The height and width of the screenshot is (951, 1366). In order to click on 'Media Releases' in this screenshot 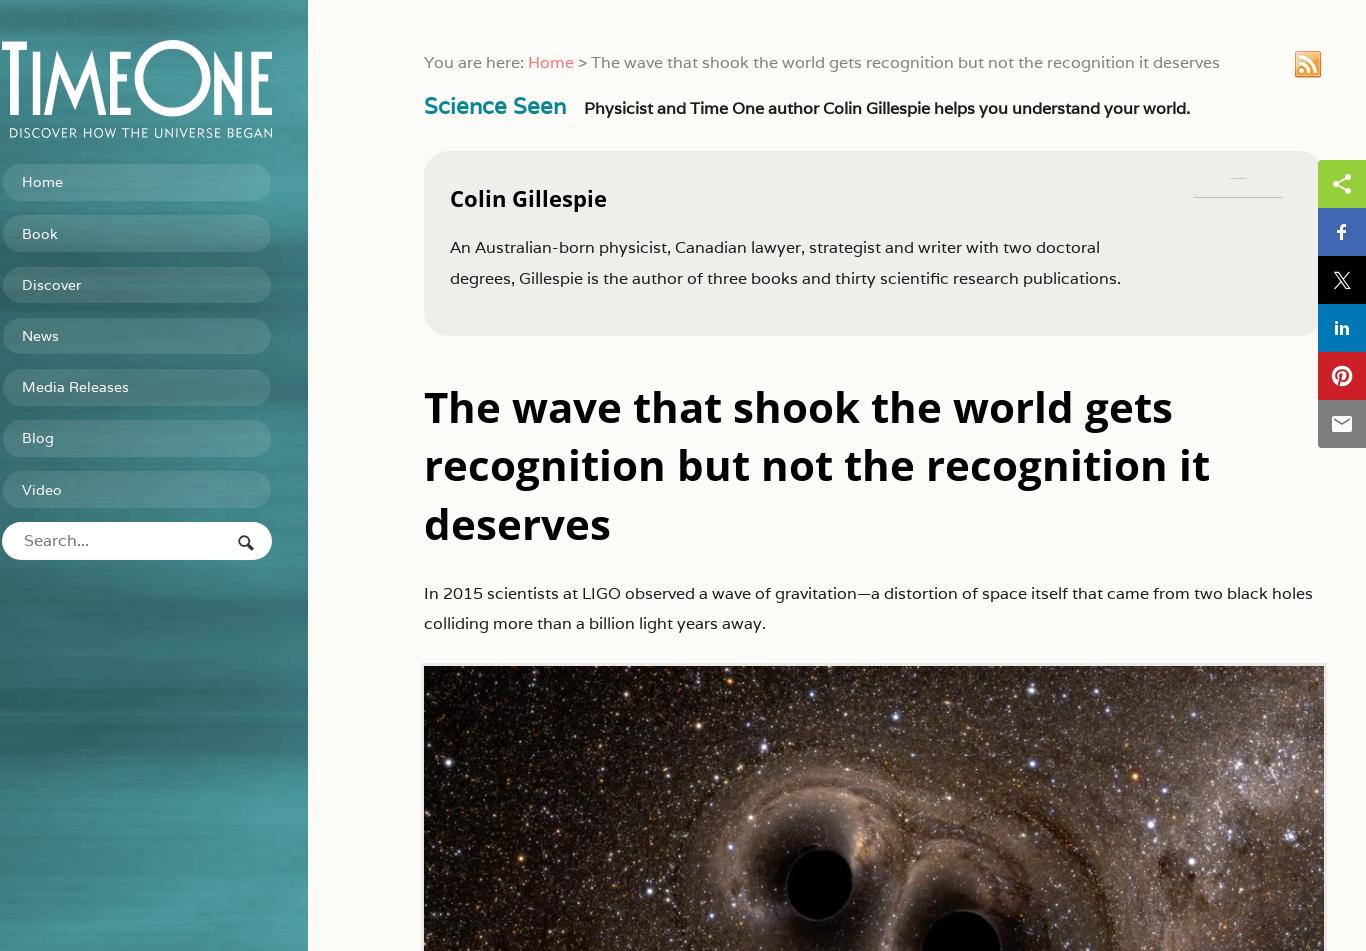, I will do `click(108, 378)`.